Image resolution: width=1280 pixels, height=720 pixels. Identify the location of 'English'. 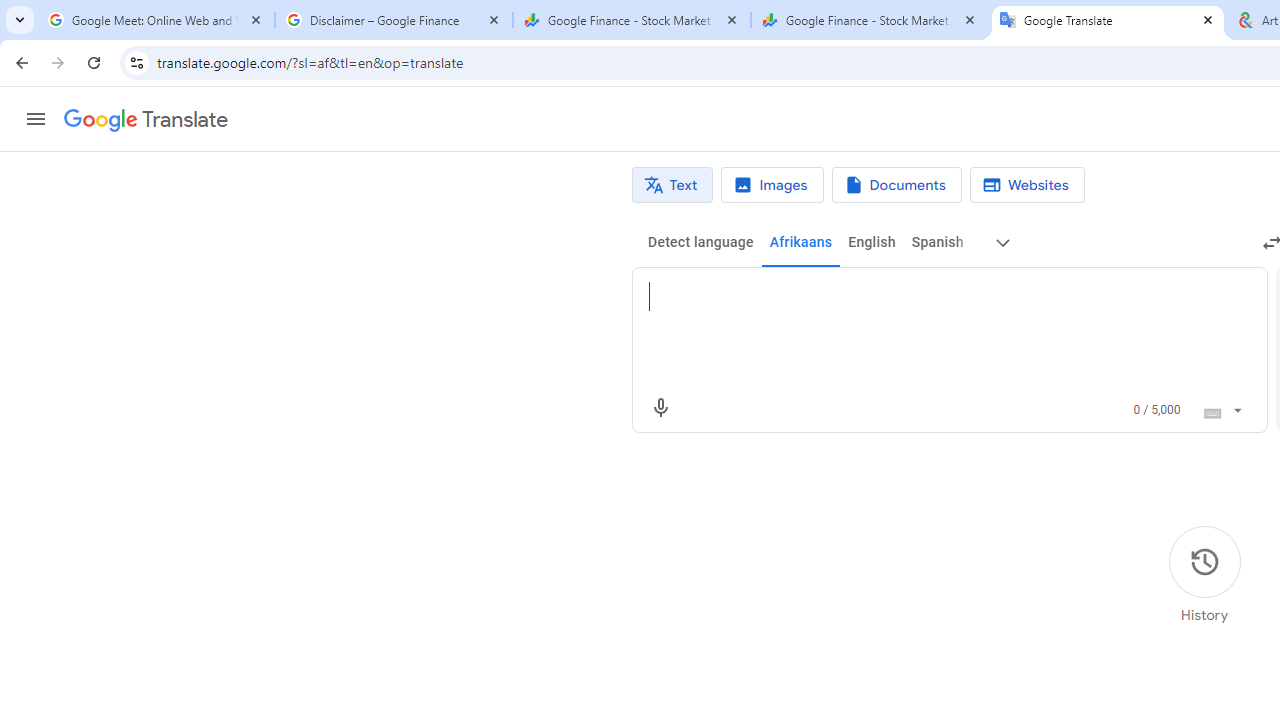
(871, 242).